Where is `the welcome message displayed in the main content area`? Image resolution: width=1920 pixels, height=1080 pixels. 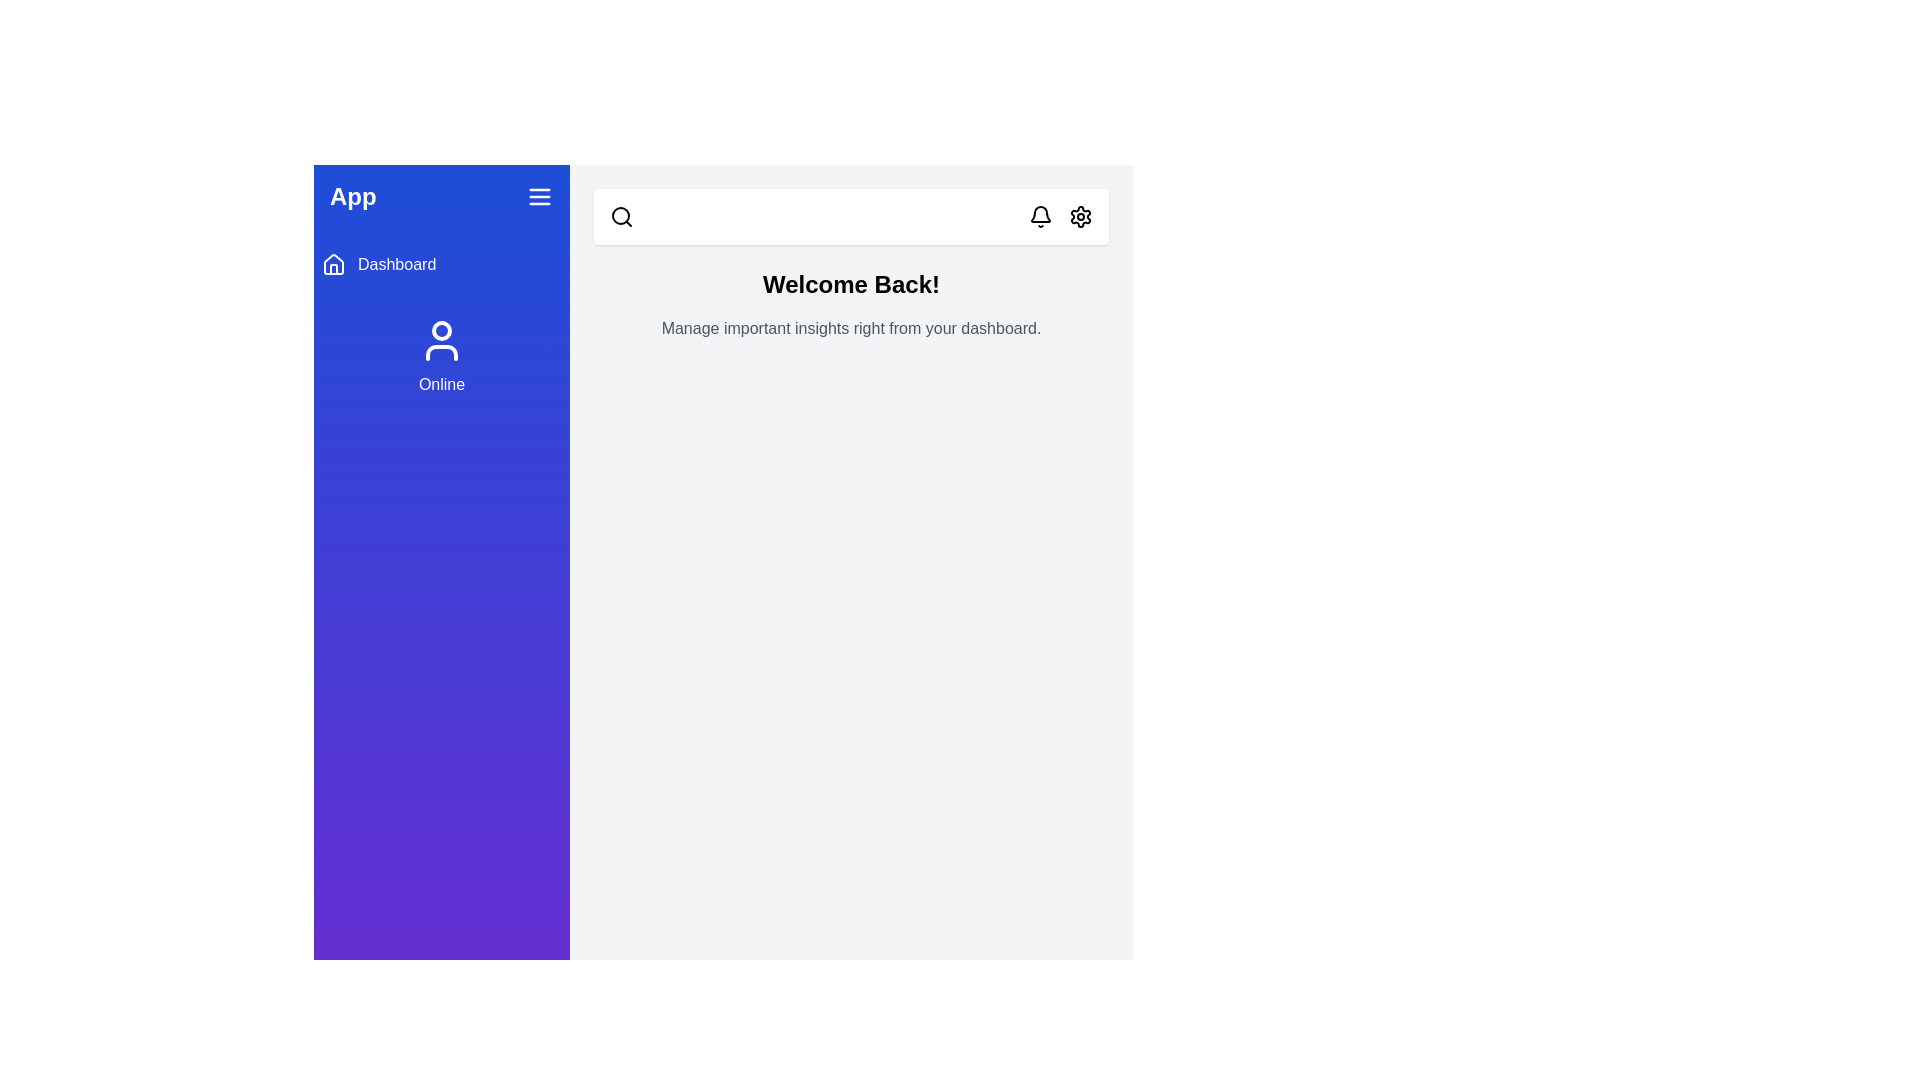 the welcome message displayed in the main content area is located at coordinates (851, 285).